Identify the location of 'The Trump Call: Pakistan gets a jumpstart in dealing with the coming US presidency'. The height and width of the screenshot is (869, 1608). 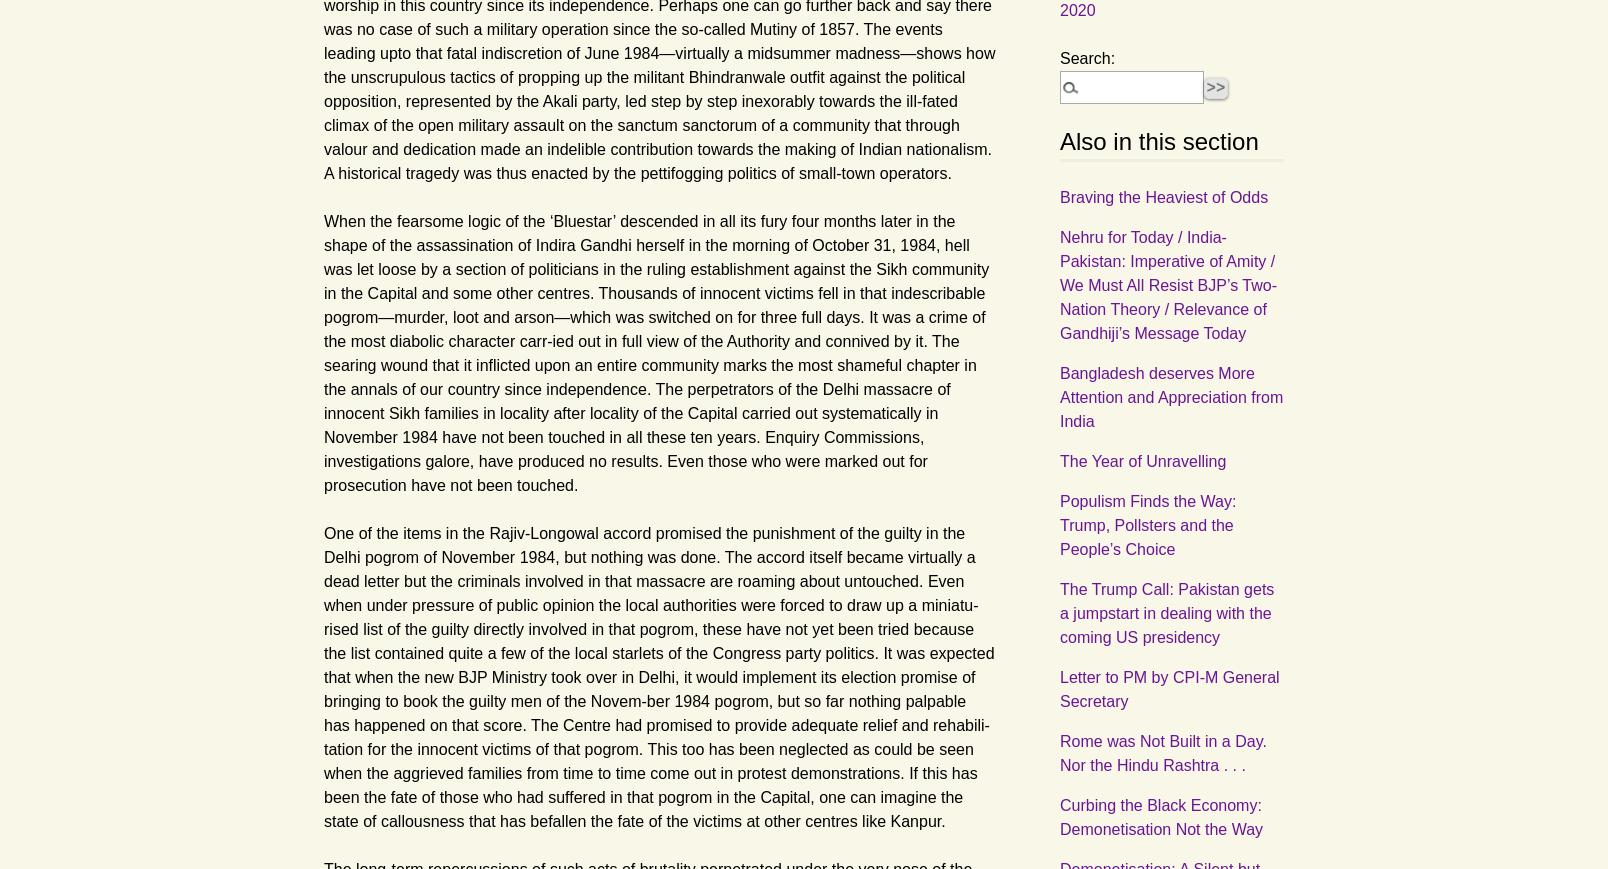
(1059, 612).